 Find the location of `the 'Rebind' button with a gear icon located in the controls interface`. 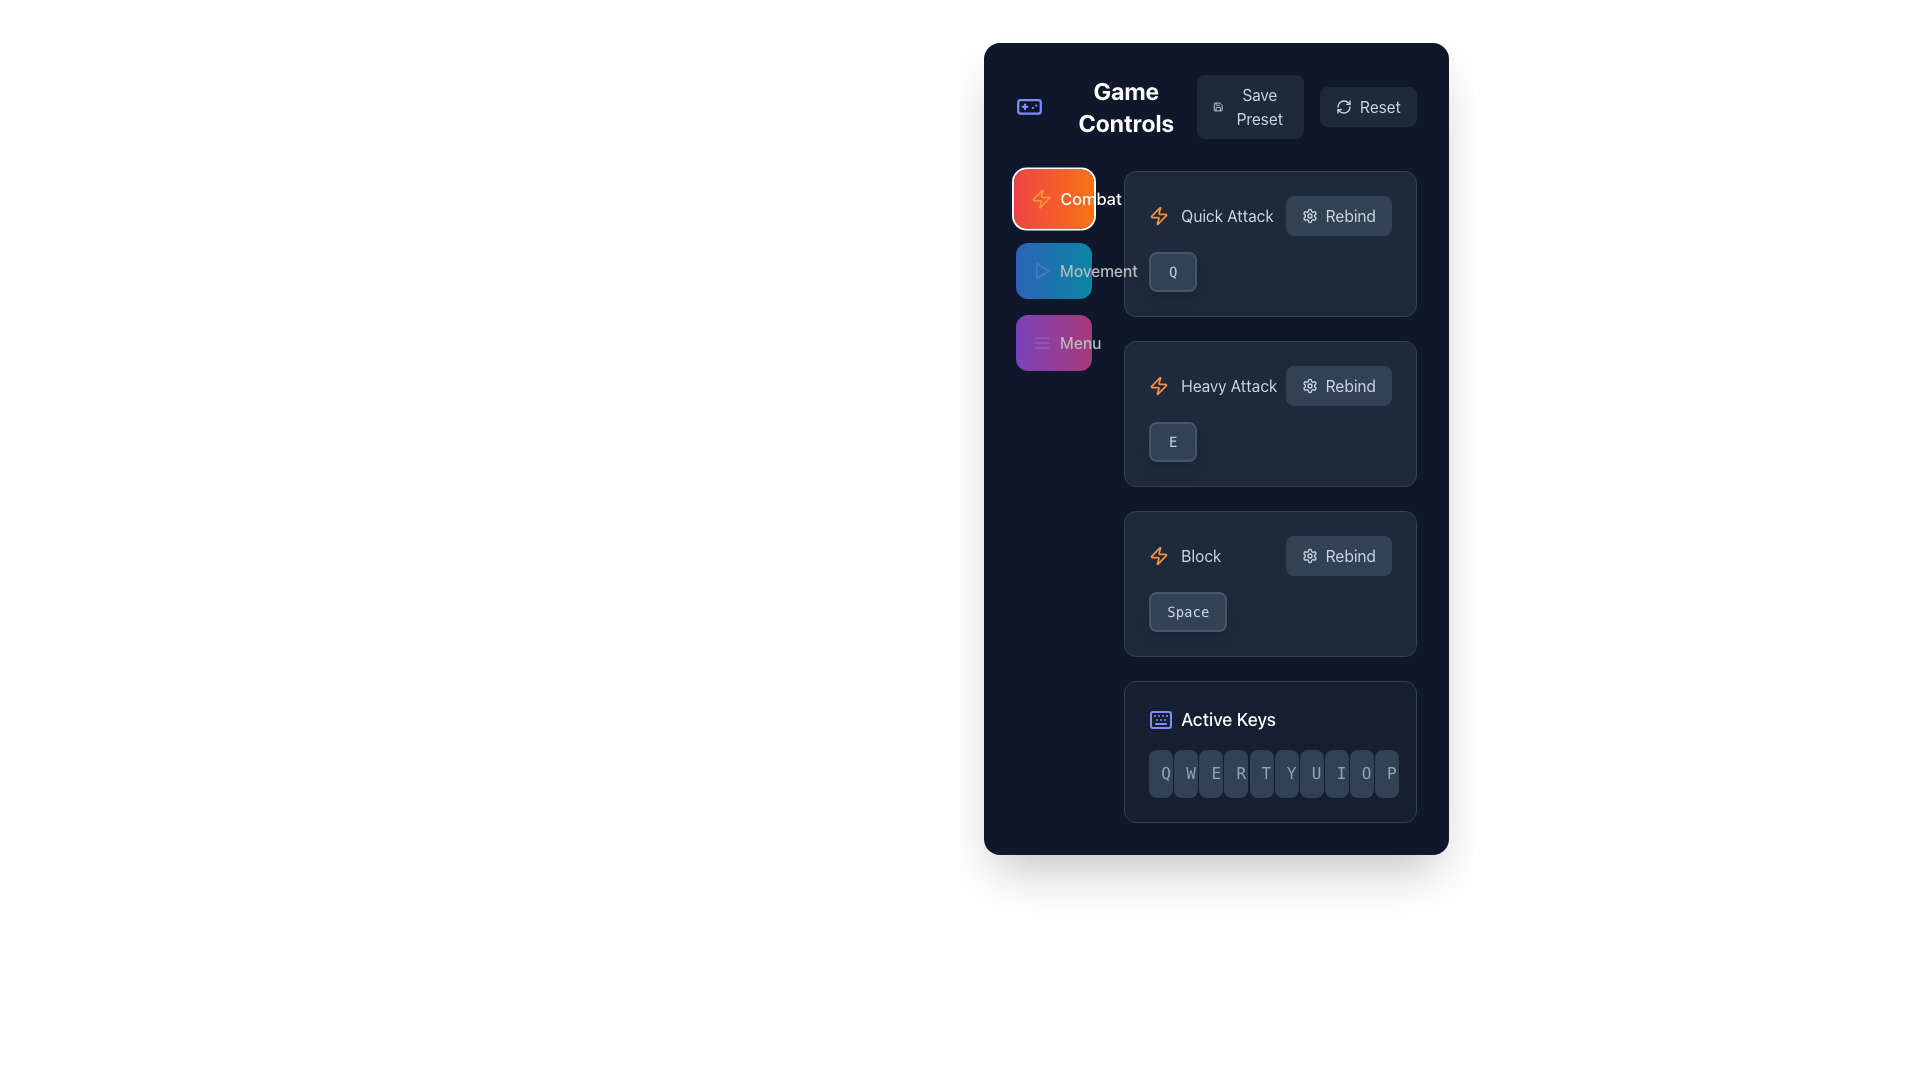

the 'Rebind' button with a gear icon located in the controls interface is located at coordinates (1338, 216).